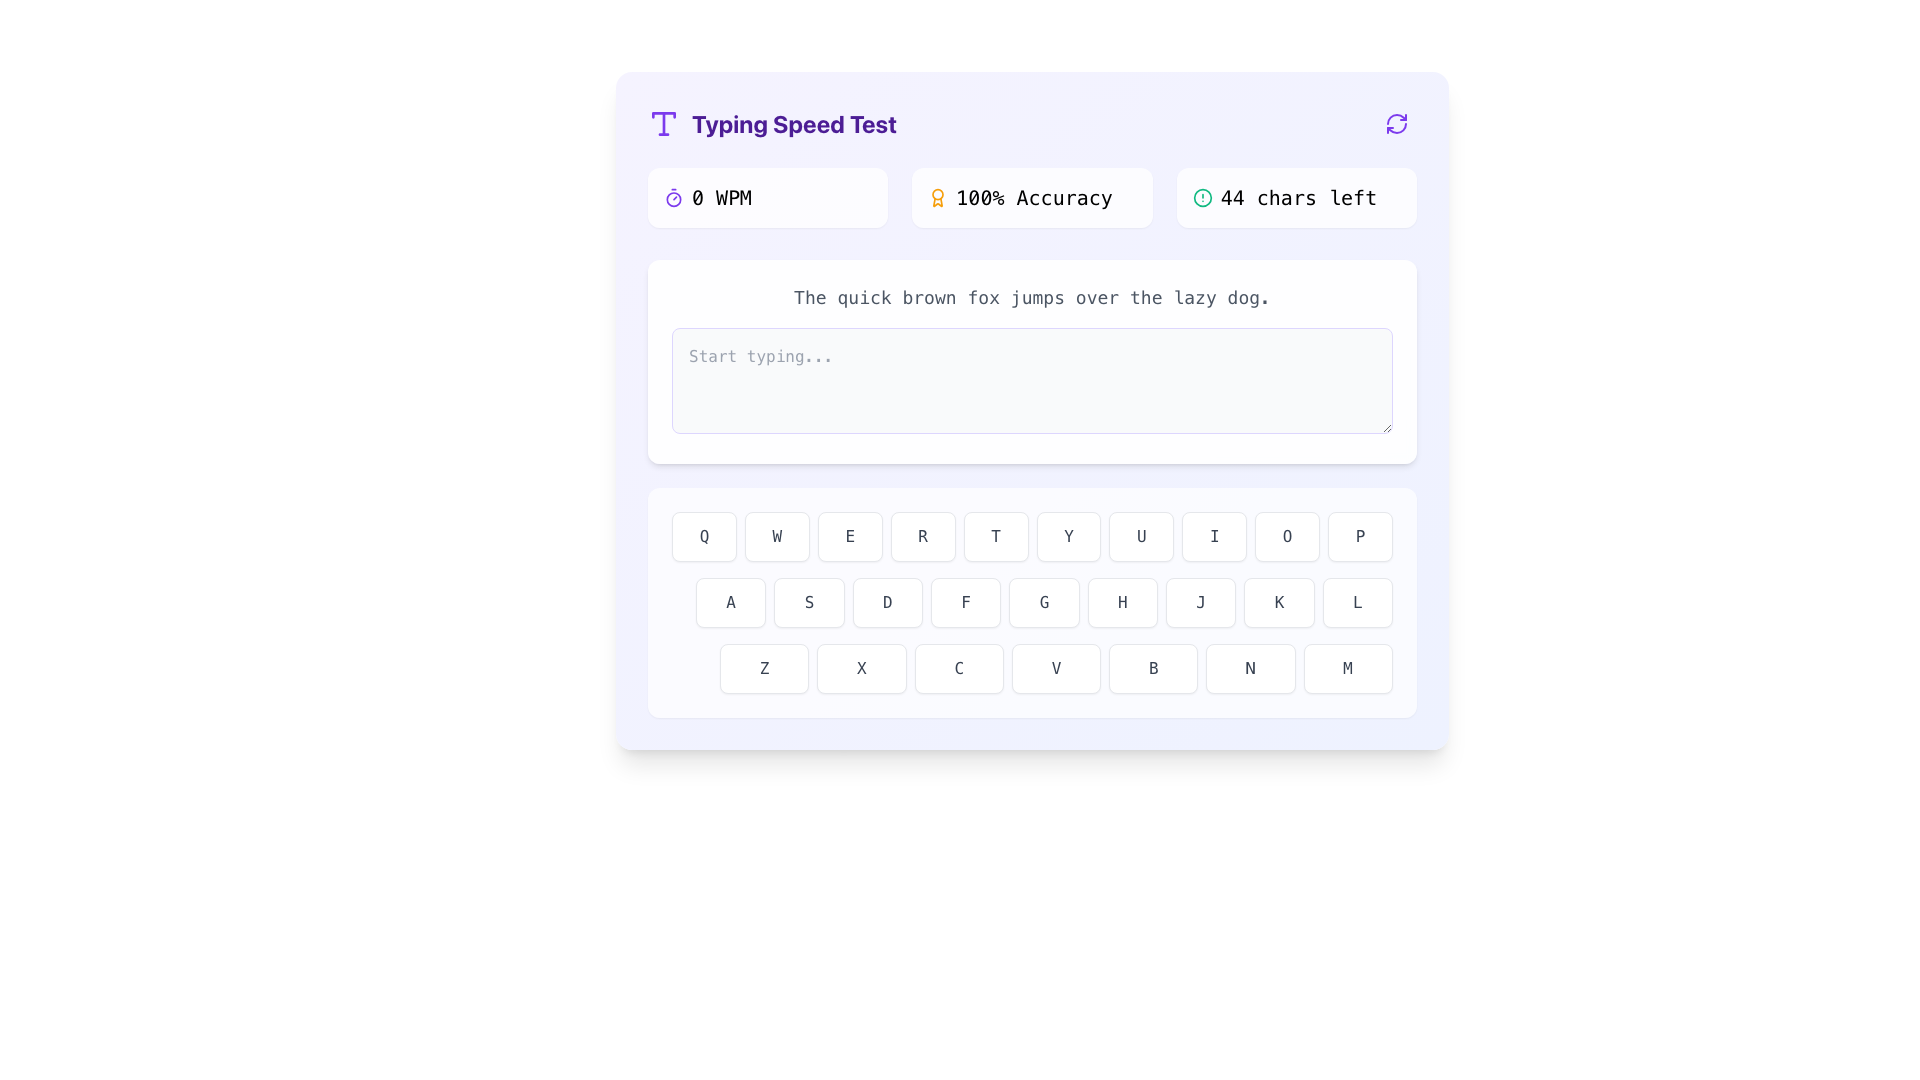  What do you see at coordinates (1032, 197) in the screenshot?
I see `the second element in the horizontal grouping of typing speed metrics, which features a golden badge icon and the text '100% Accuracy'` at bounding box center [1032, 197].